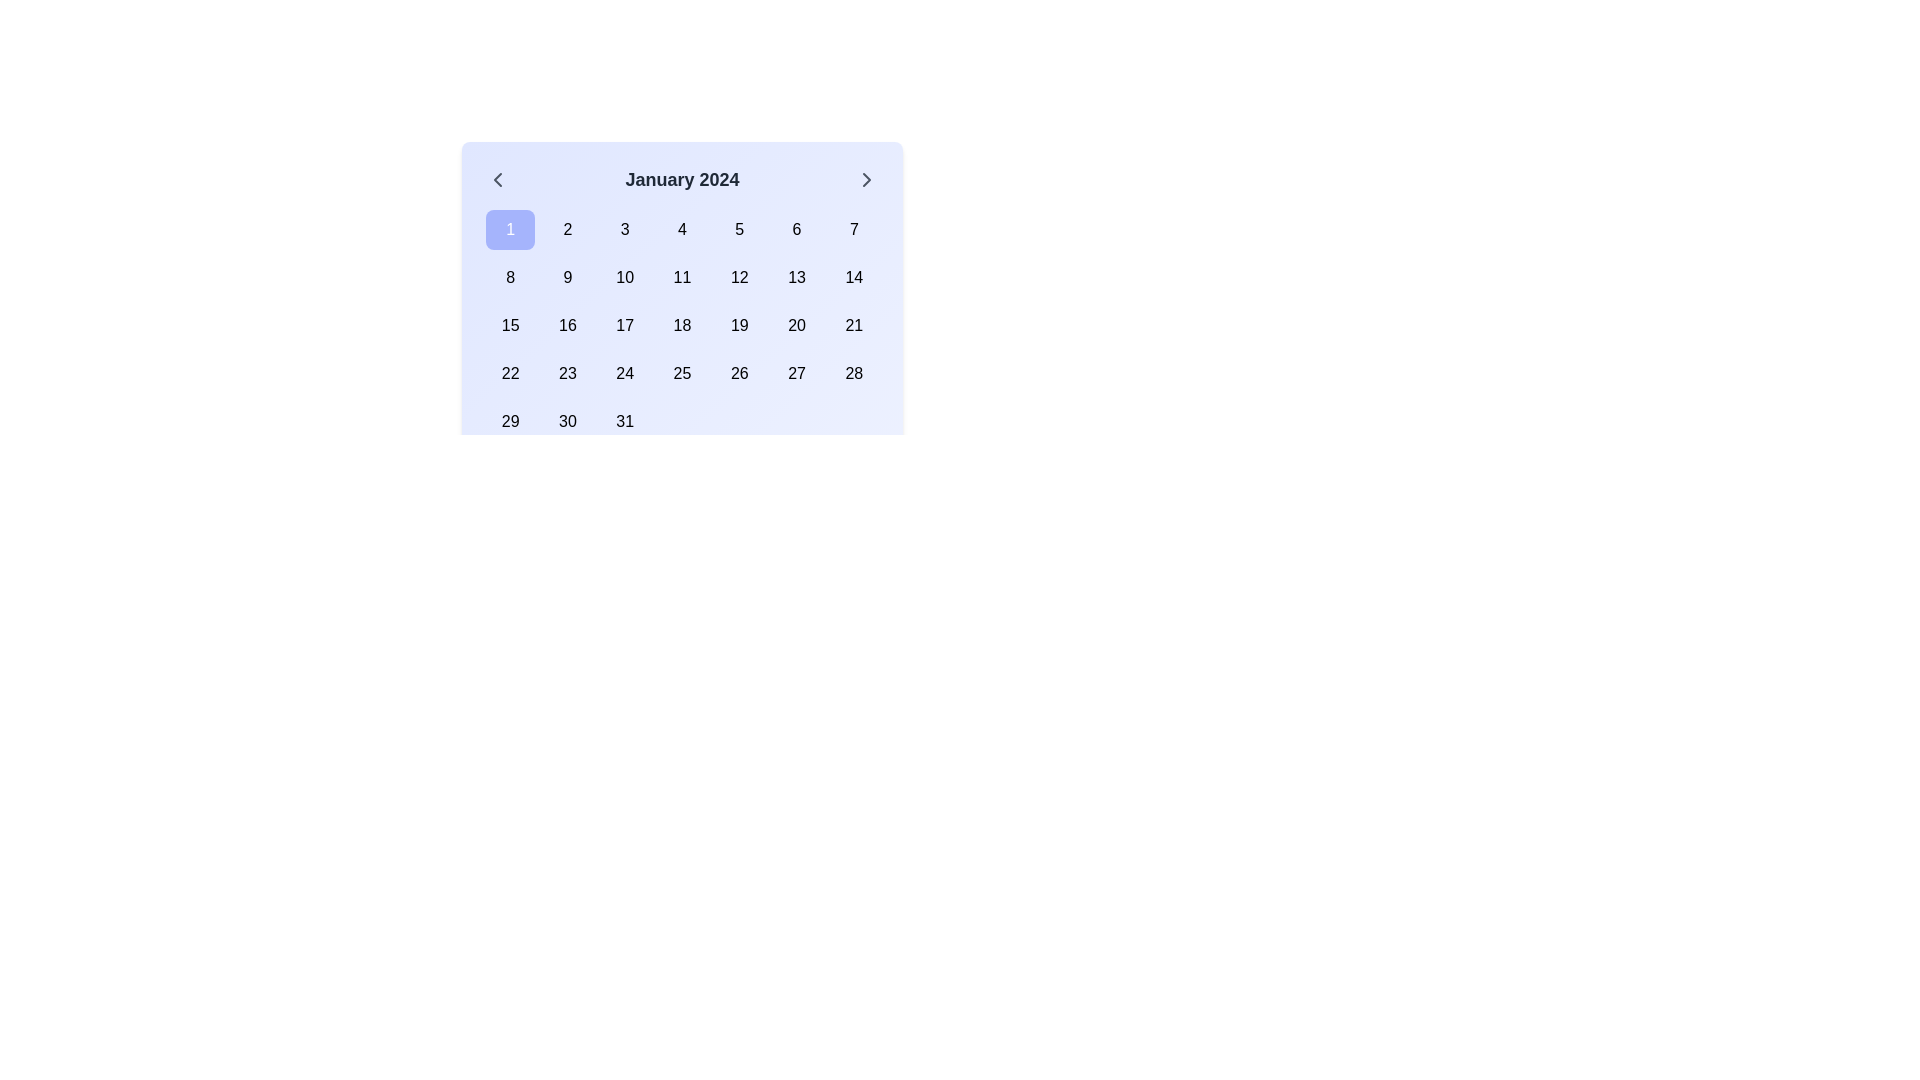 This screenshot has width=1920, height=1080. I want to click on the button representing the 25th day of January 2024 for keyboard interaction, so click(682, 374).